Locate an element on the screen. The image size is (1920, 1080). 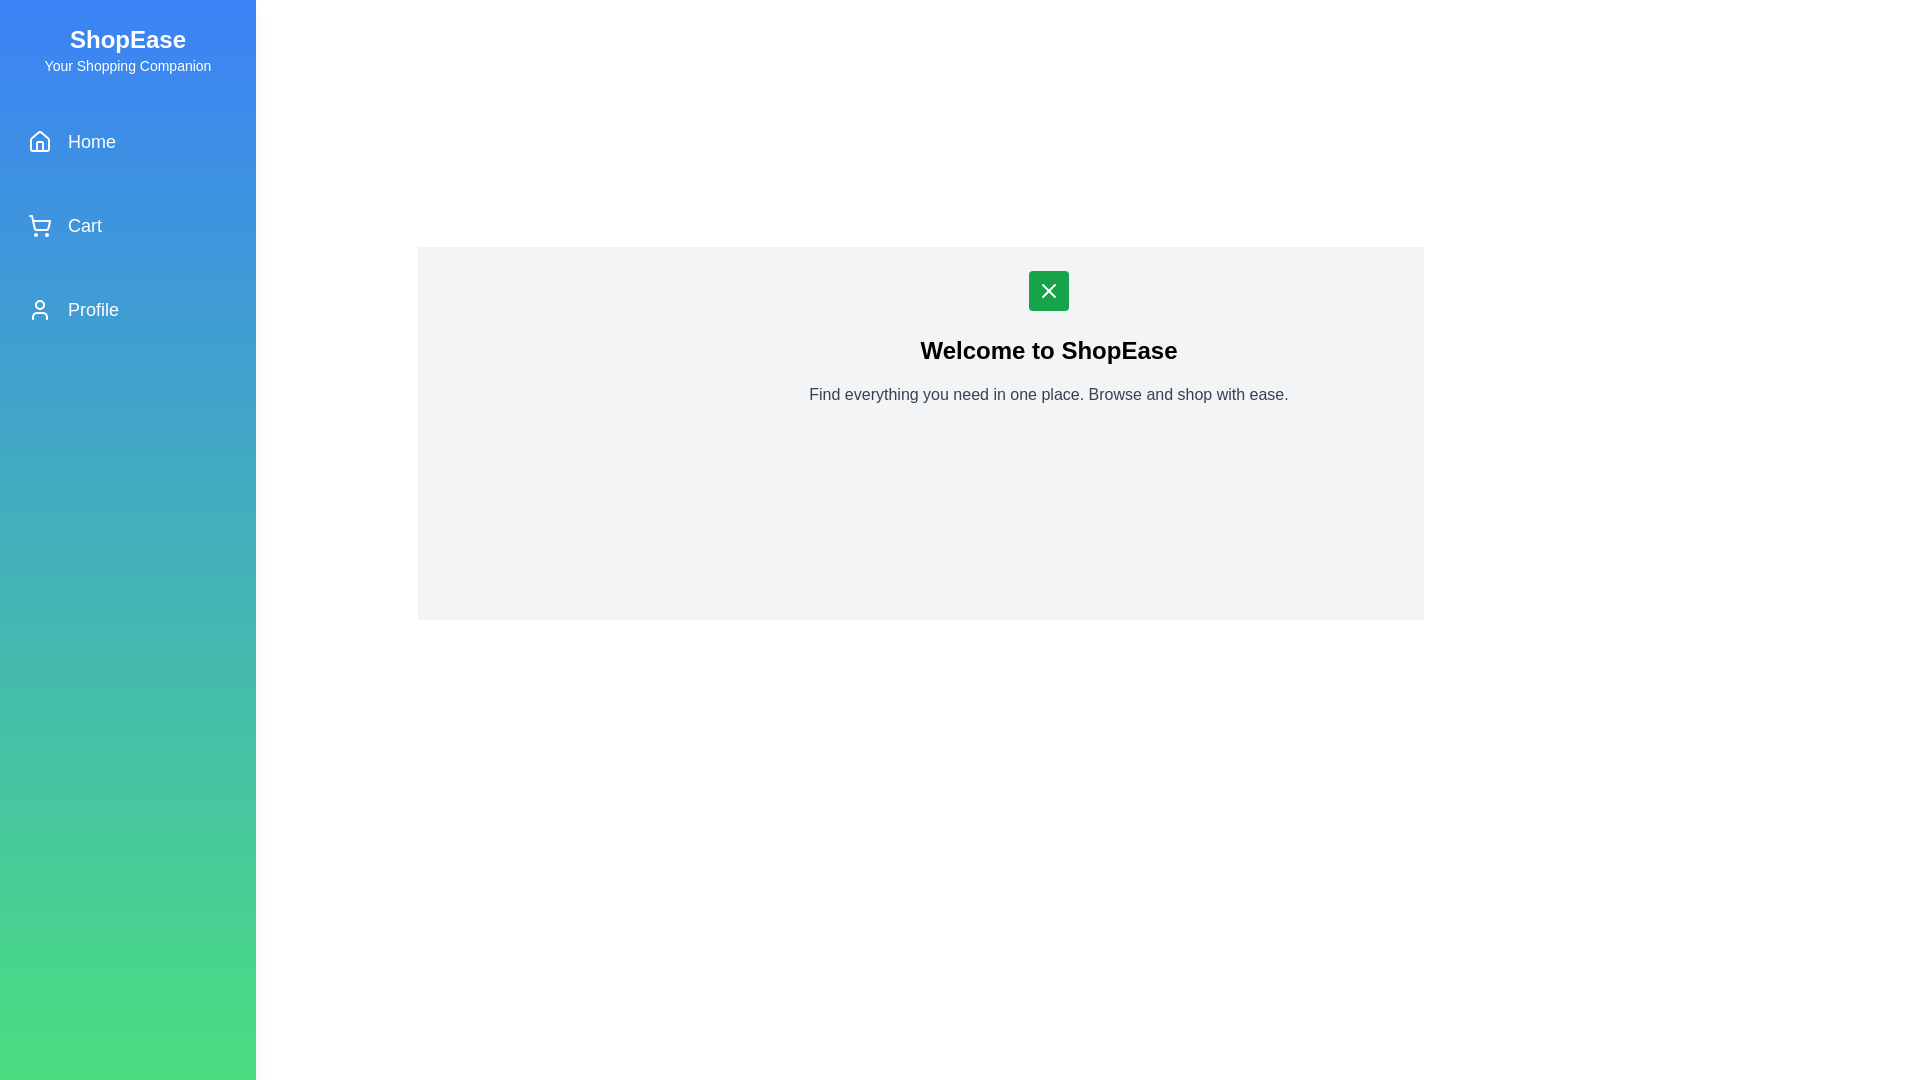
the 'Home' text label element, which is styled in white font against a blue-toned gradient background and is located in the sidebar on the left side of the interface, next to the house icon is located at coordinates (90, 141).